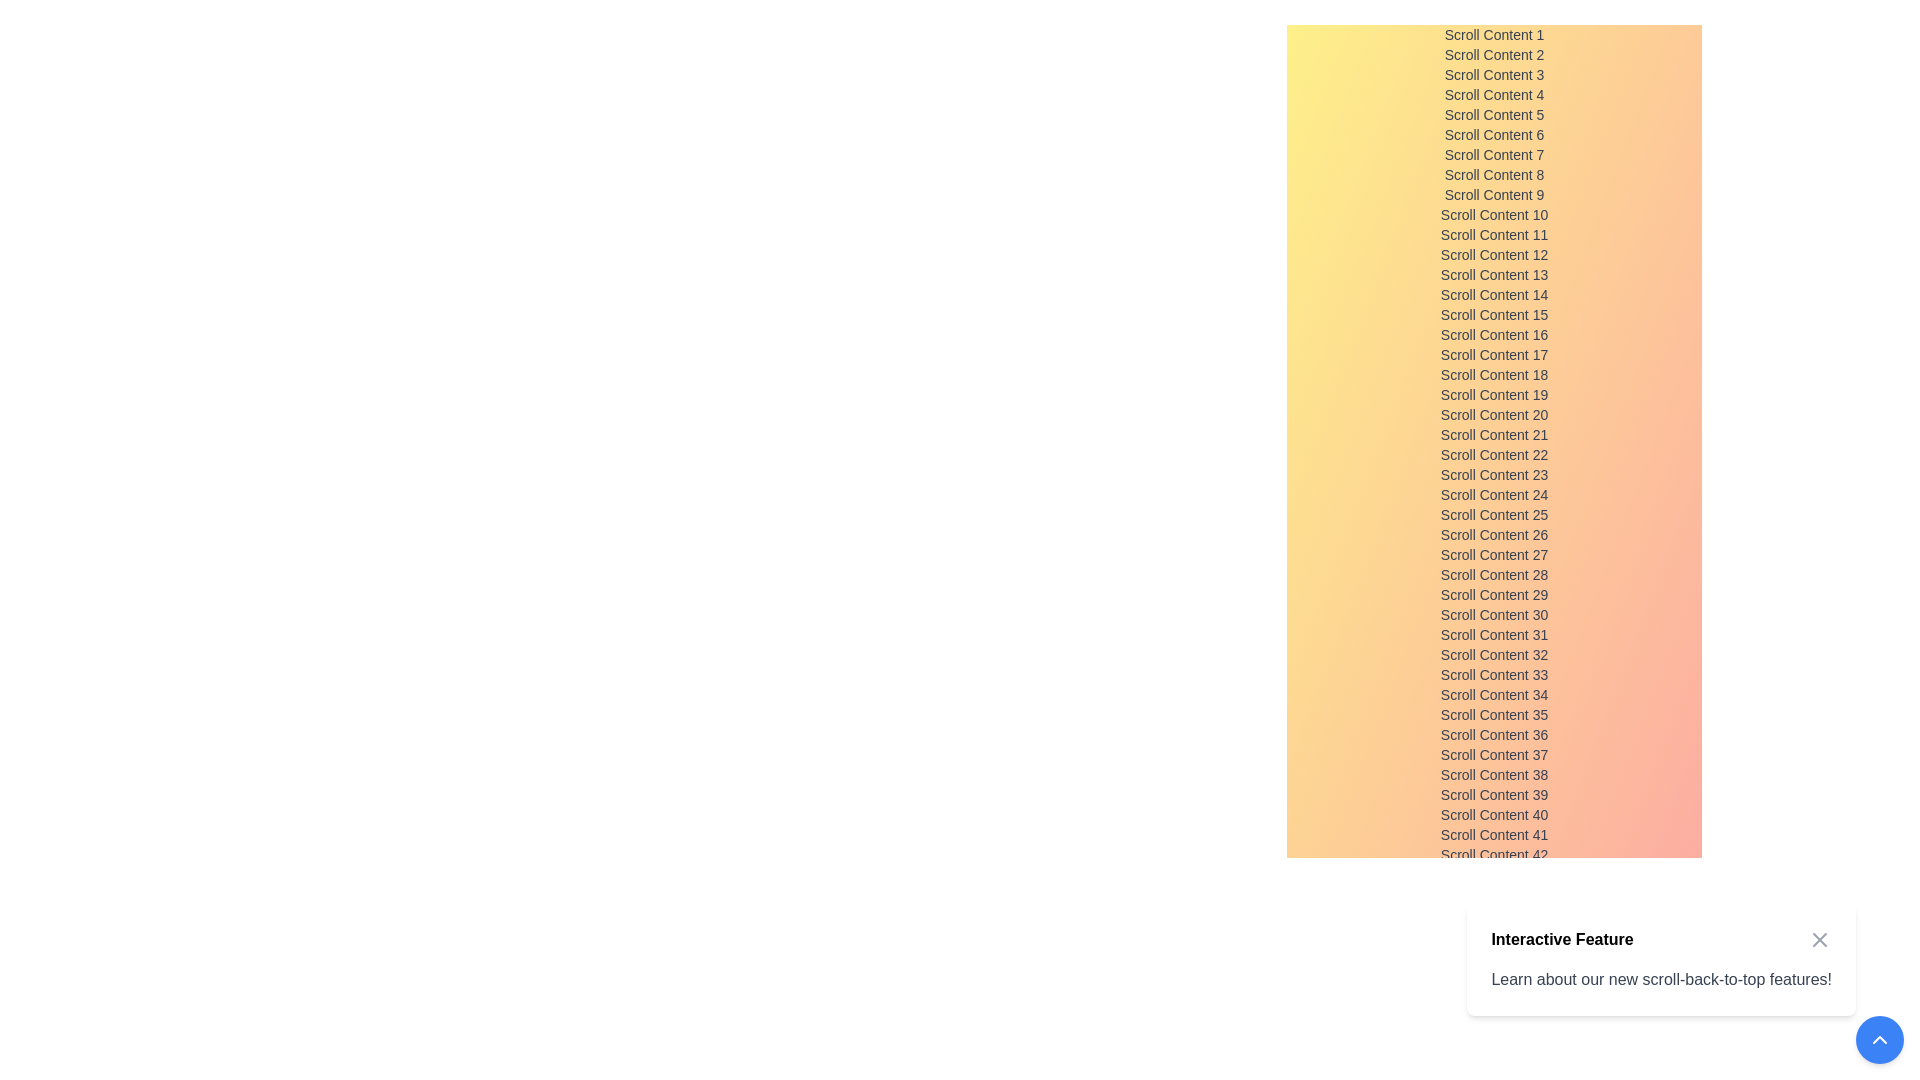  I want to click on the text label that displays 'Scroll Content 3', which is the third item in a vertical list of text elements with a gradient background, so click(1494, 73).